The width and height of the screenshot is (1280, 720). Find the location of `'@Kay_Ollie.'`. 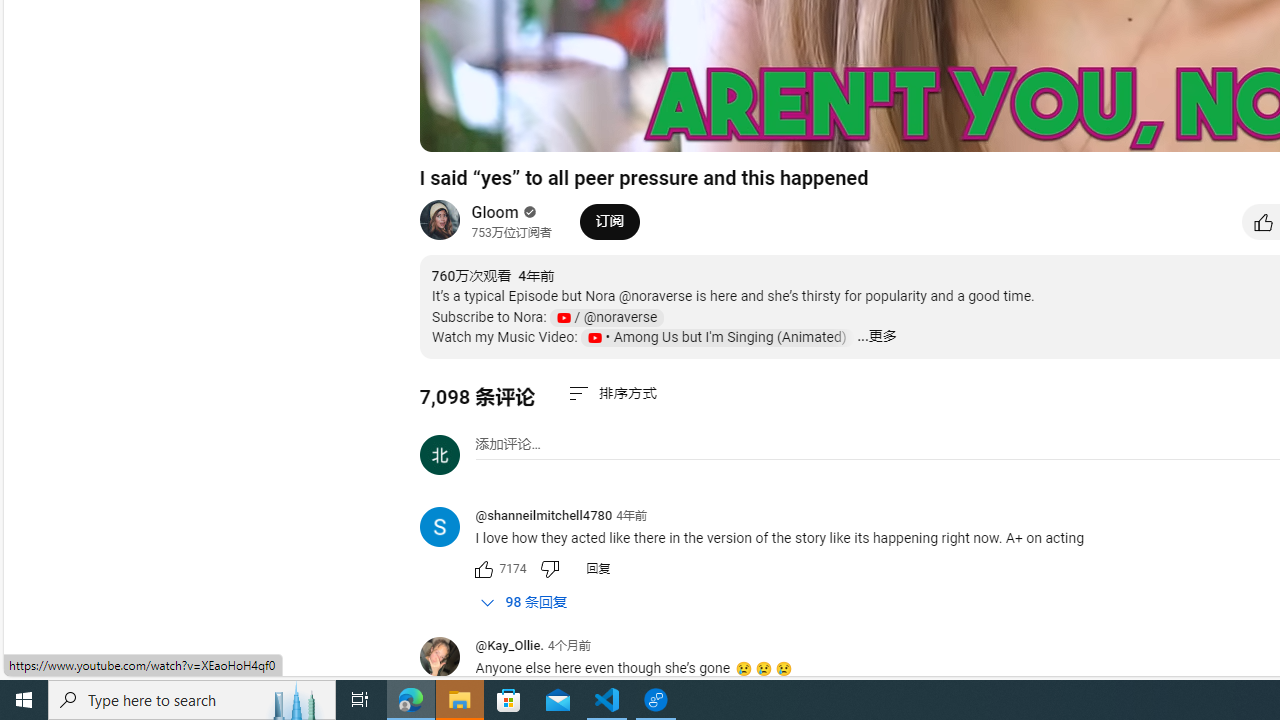

'@Kay_Ollie.' is located at coordinates (446, 658).